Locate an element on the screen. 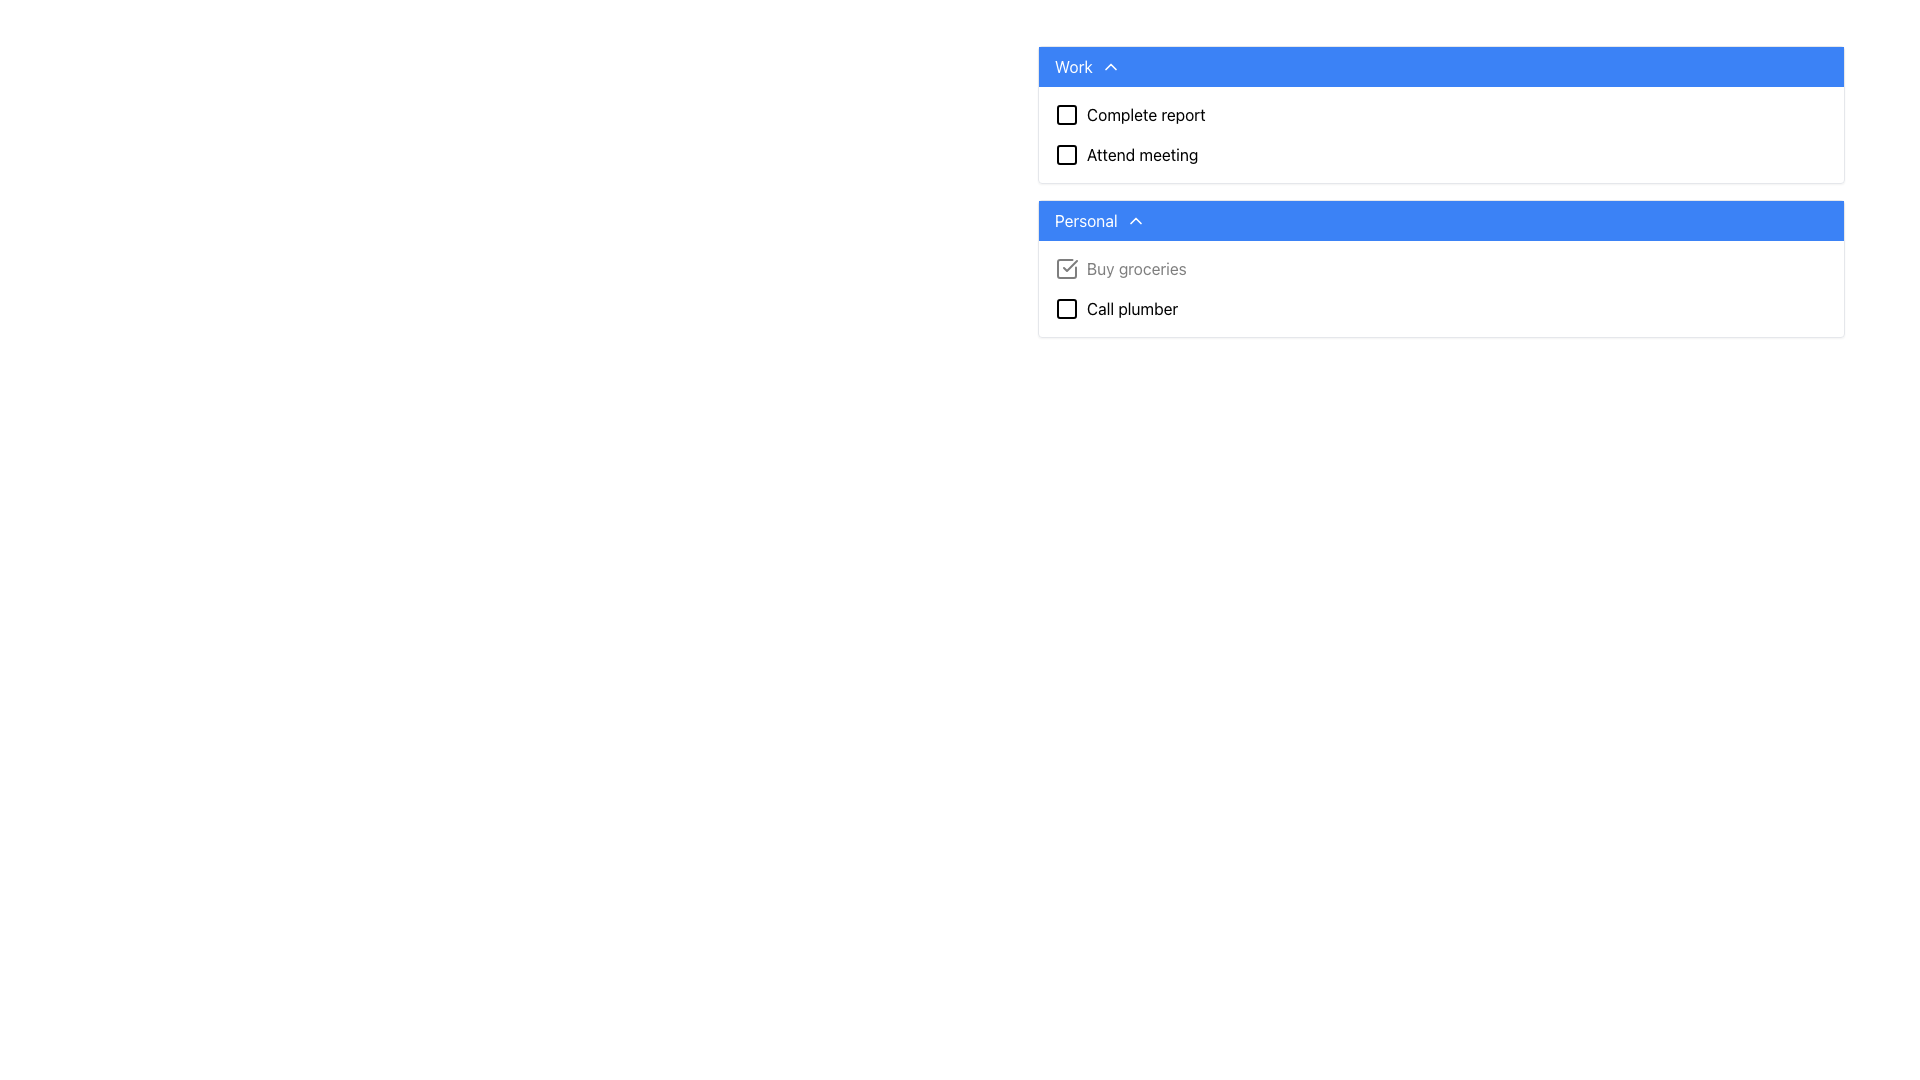 The image size is (1920, 1080). the associated checkbox for the checklist item is located at coordinates (1146, 115).